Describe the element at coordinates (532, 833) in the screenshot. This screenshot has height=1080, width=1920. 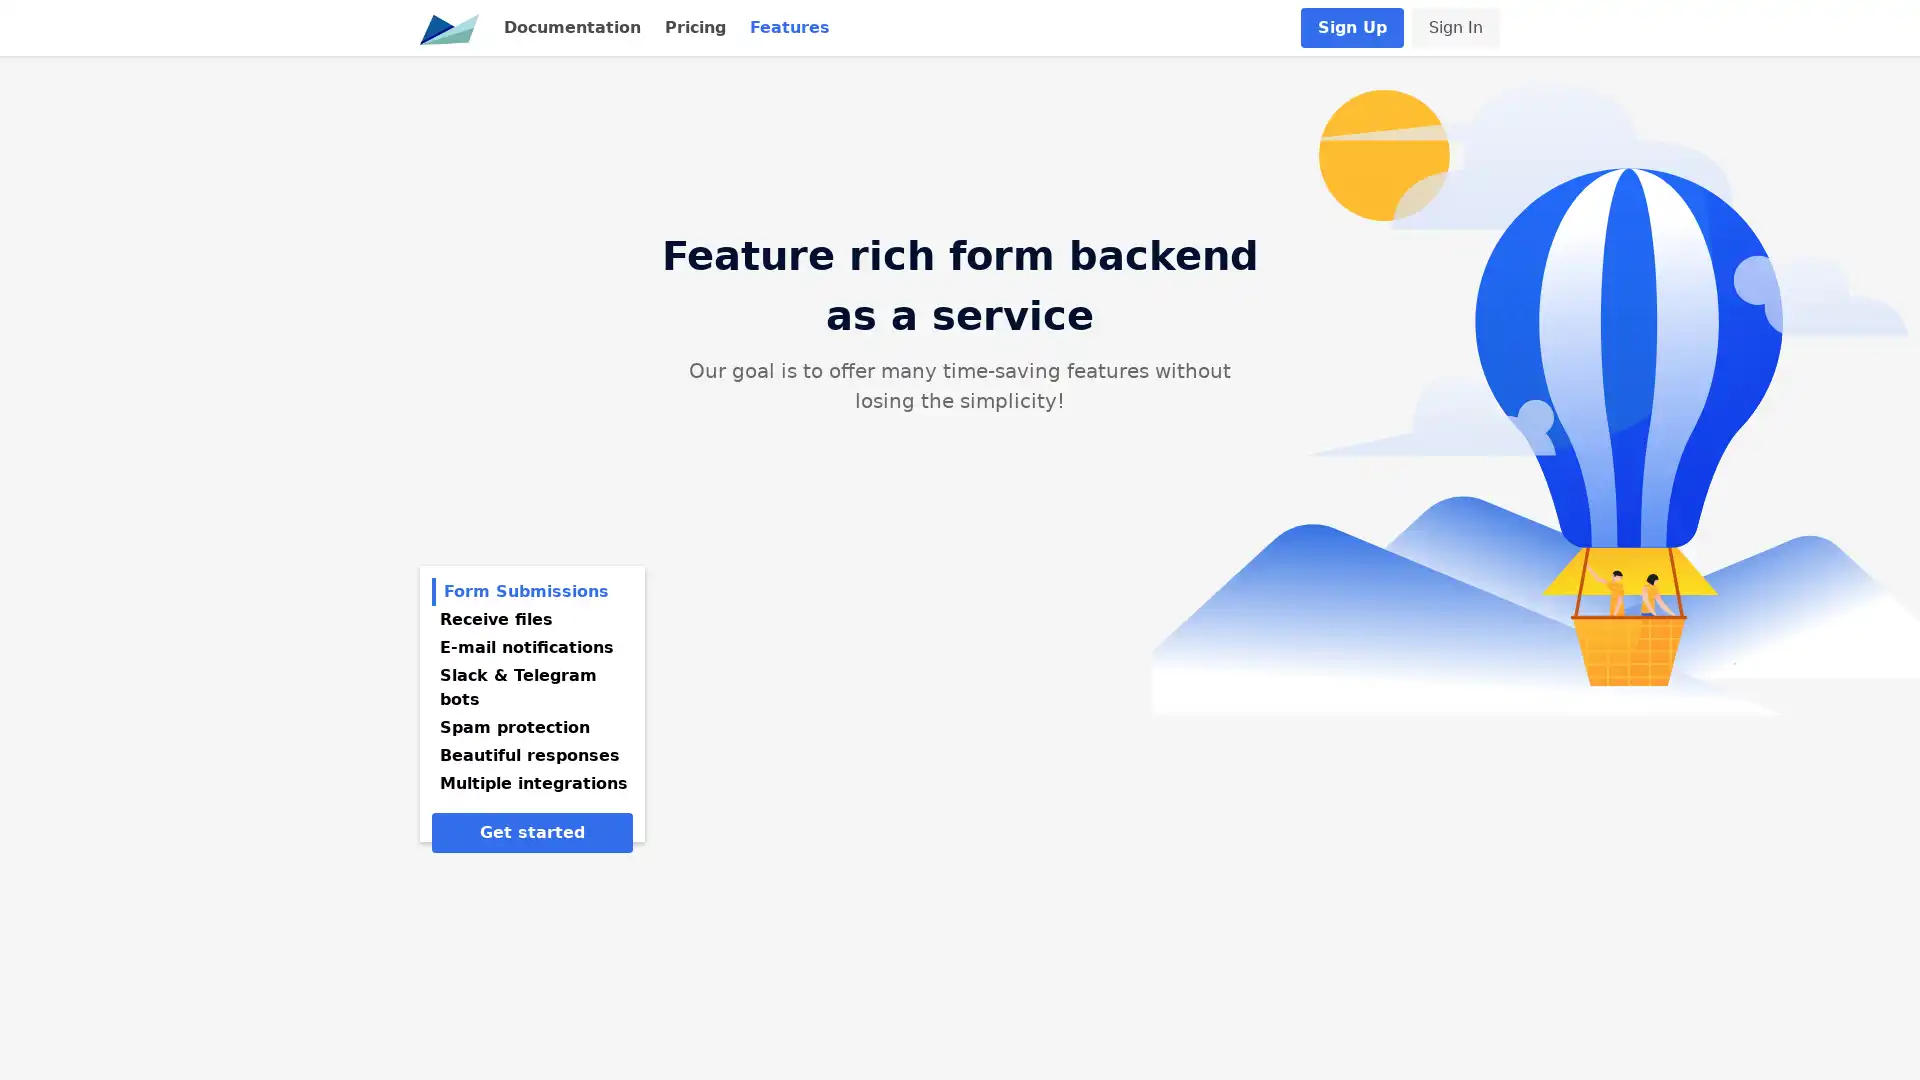
I see `Get started` at that location.